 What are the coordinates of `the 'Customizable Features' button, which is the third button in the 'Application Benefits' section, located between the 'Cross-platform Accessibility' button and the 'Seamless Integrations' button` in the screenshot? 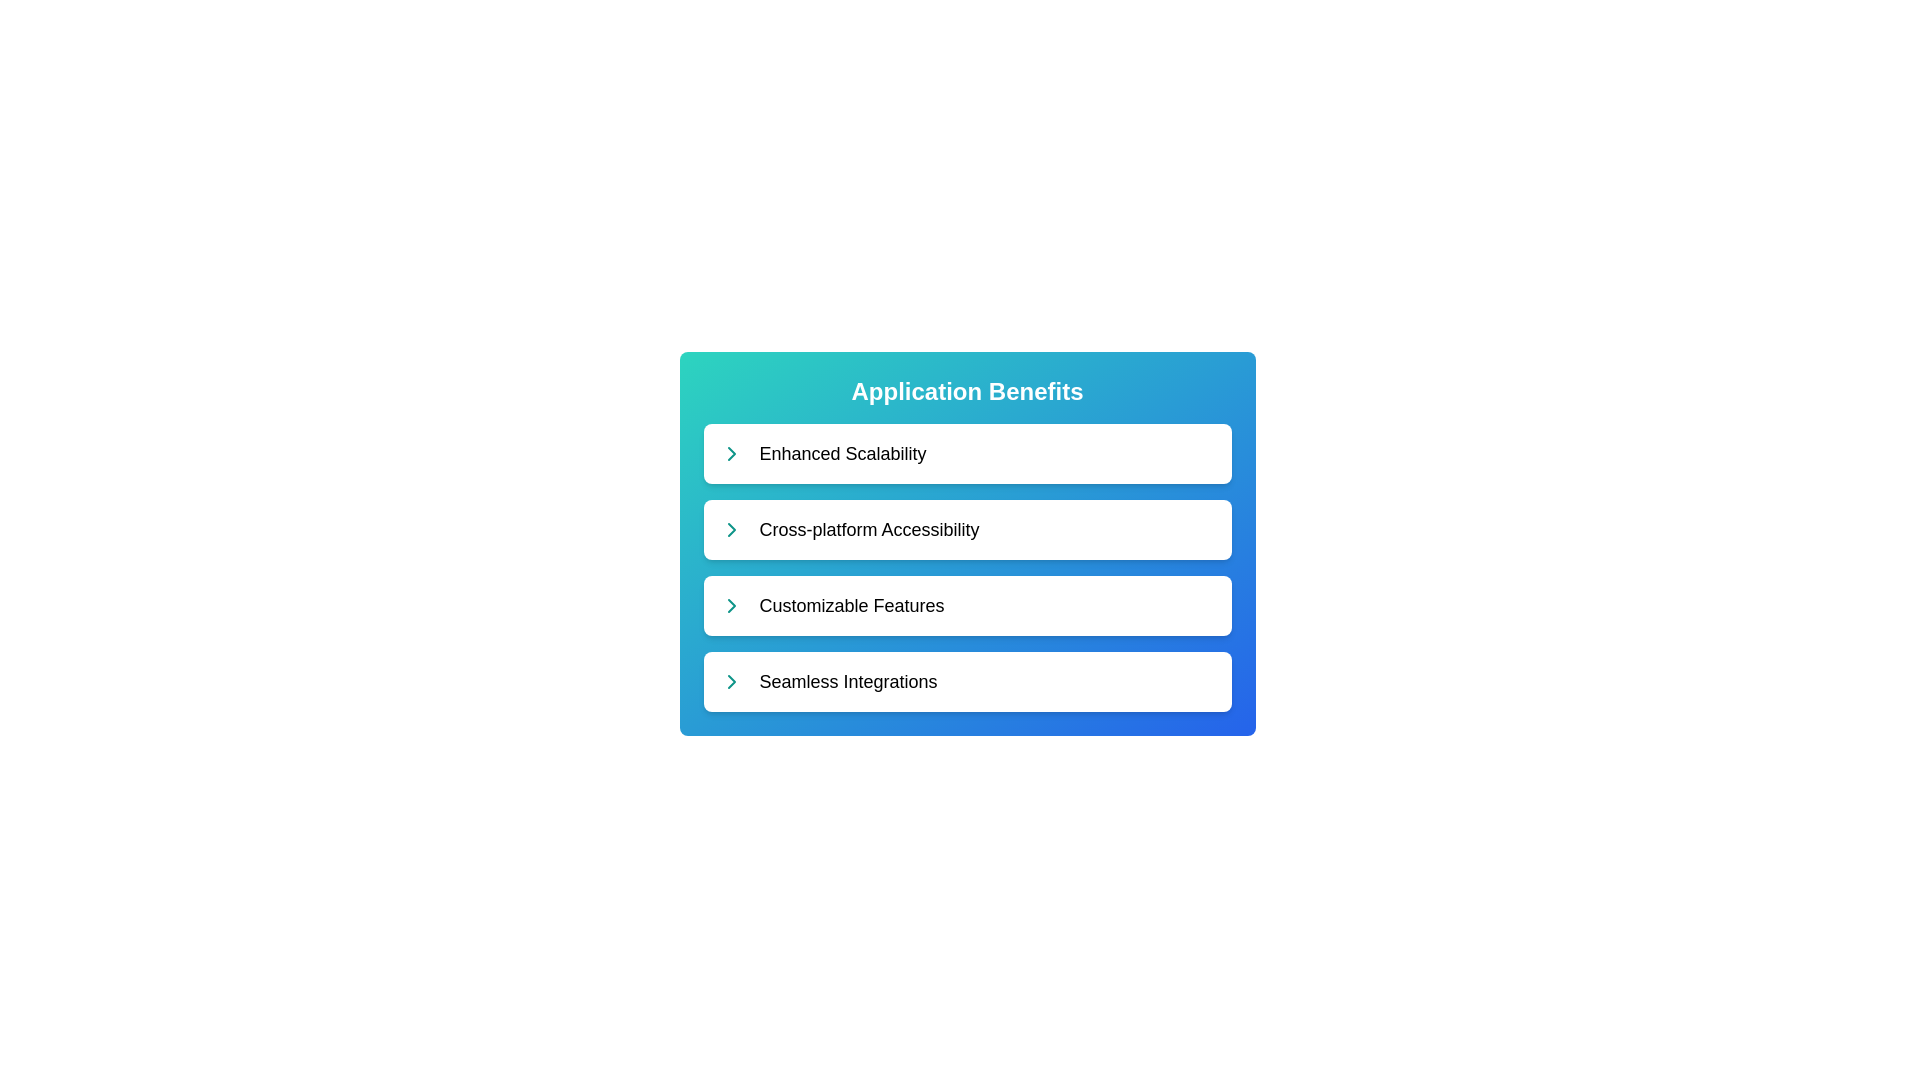 It's located at (967, 604).